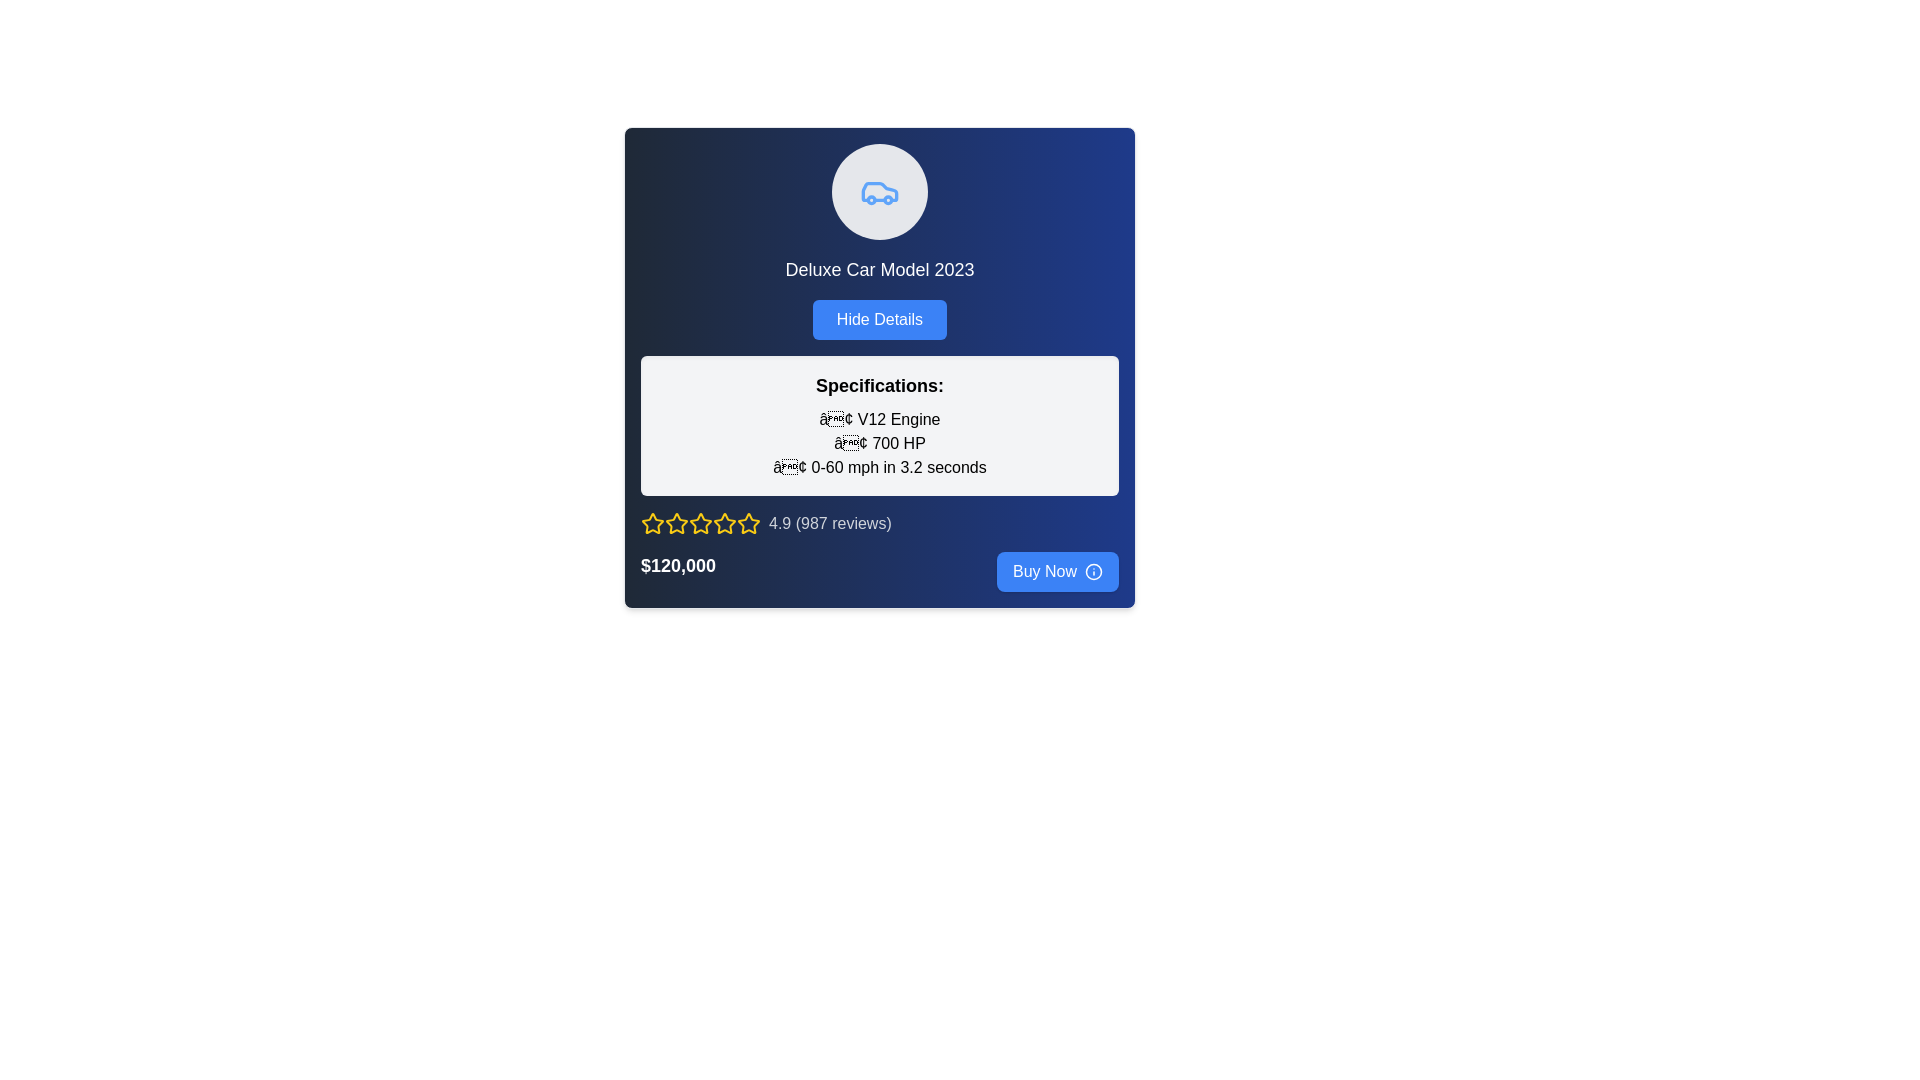 This screenshot has width=1920, height=1080. Describe the element at coordinates (879, 192) in the screenshot. I see `the car icon located at the top of the card, directly above the text 'Deluxe Car Model 2023'` at that location.